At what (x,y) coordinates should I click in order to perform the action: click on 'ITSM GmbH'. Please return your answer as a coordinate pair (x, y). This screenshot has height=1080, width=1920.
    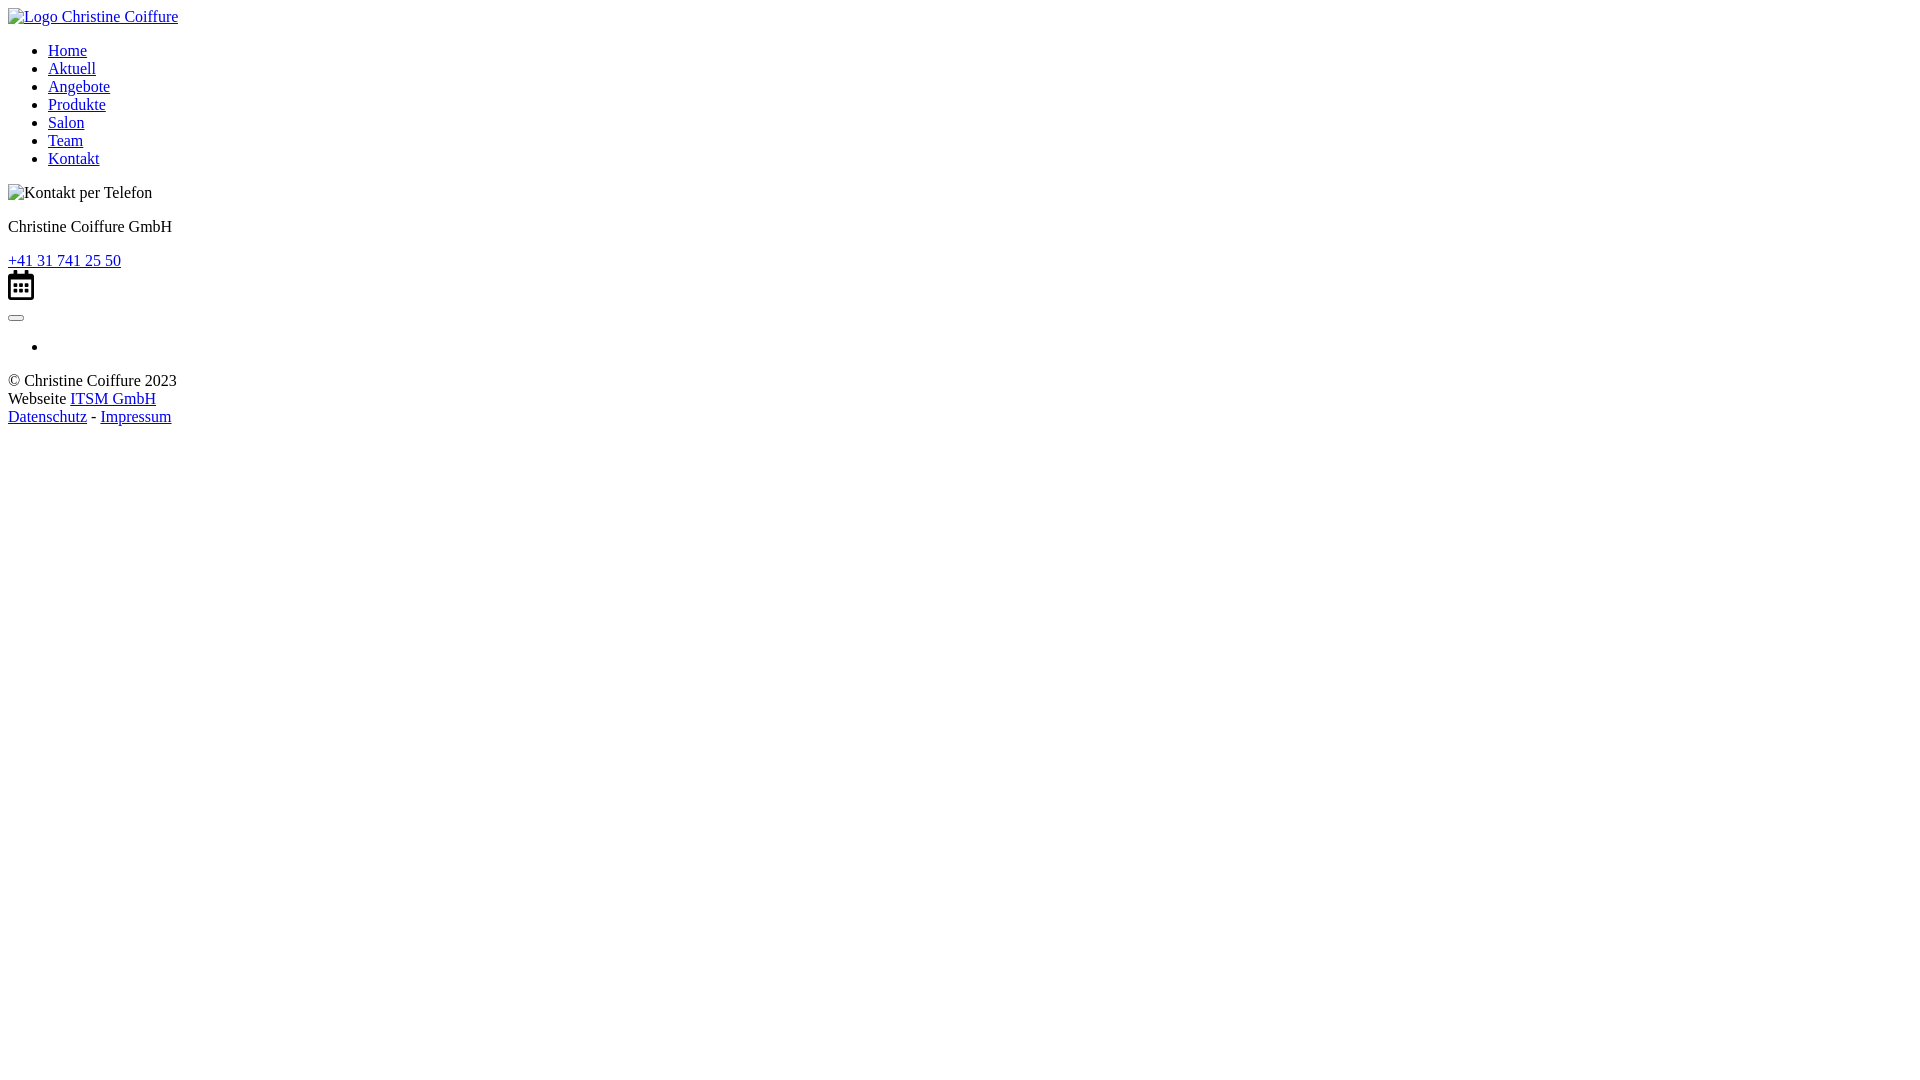
    Looking at the image, I should click on (112, 398).